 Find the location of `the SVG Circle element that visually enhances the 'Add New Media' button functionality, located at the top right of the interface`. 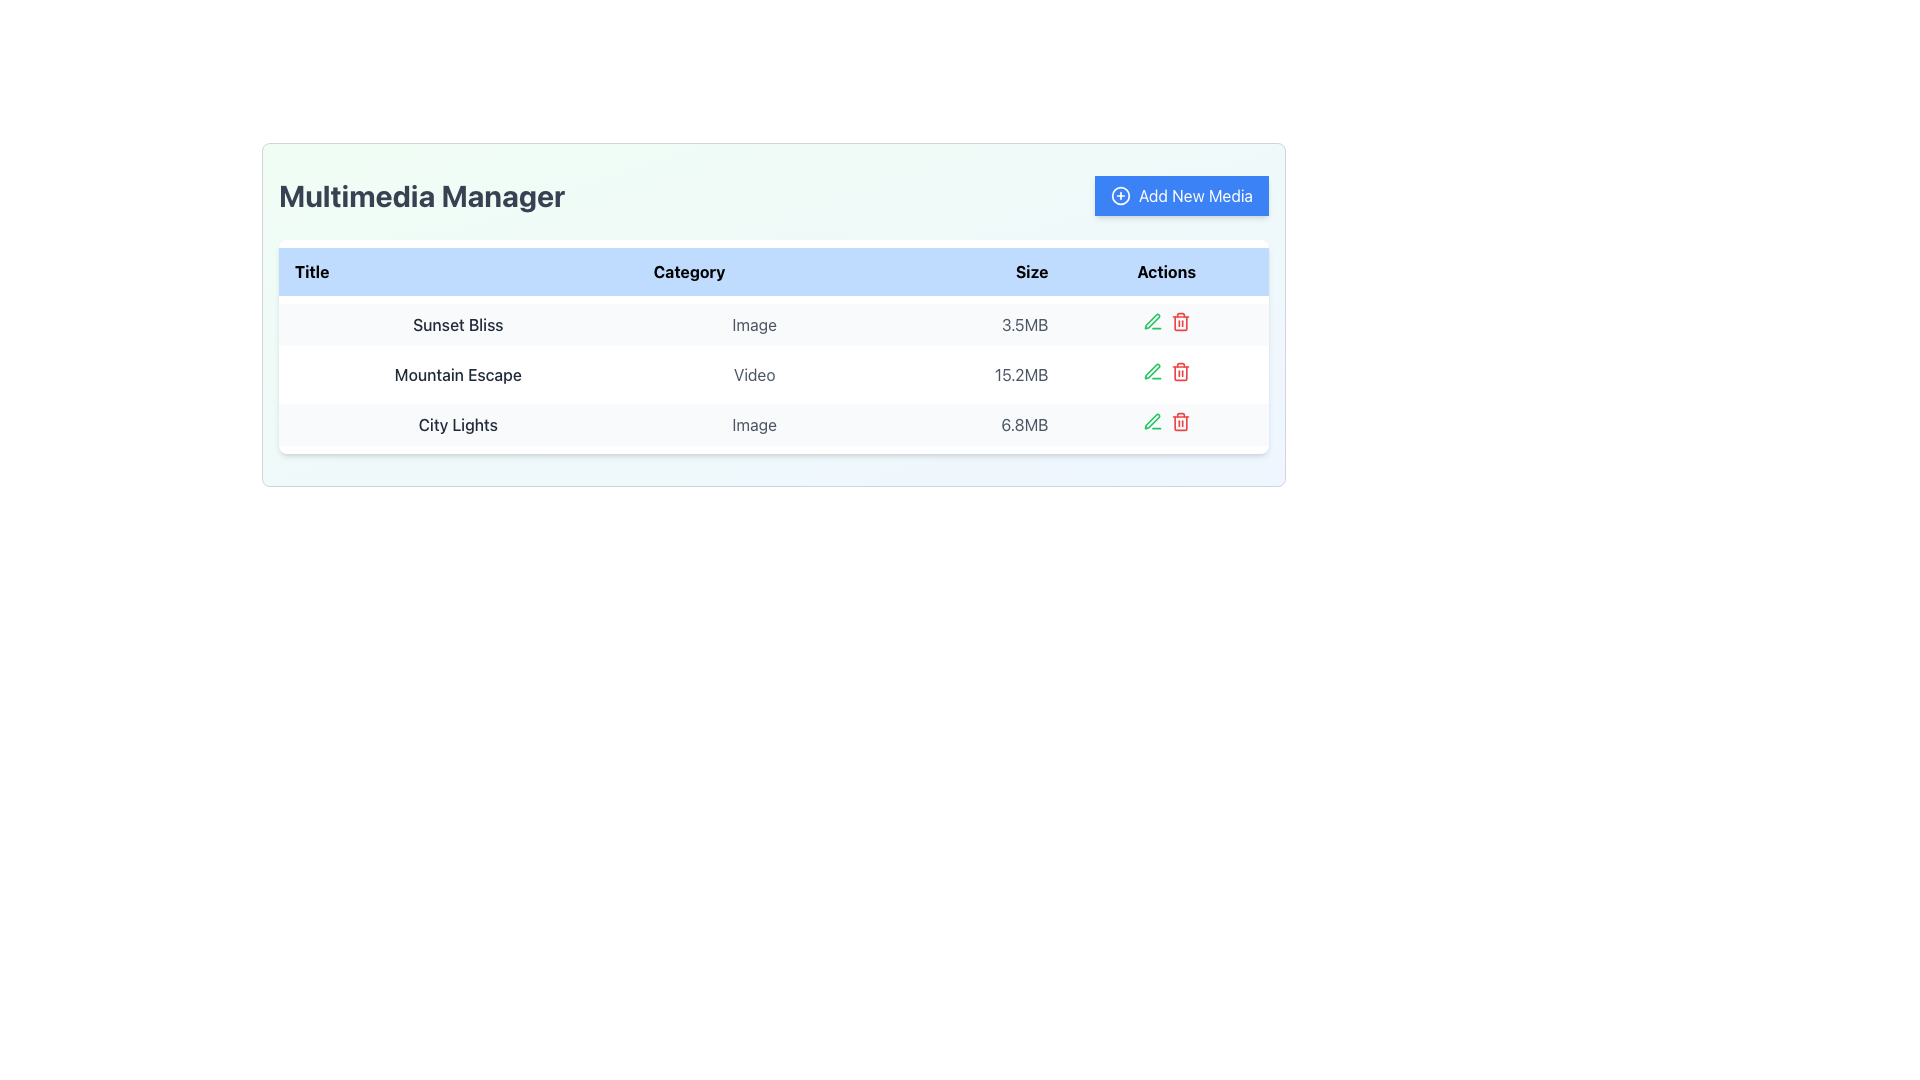

the SVG Circle element that visually enhances the 'Add New Media' button functionality, located at the top right of the interface is located at coordinates (1120, 196).